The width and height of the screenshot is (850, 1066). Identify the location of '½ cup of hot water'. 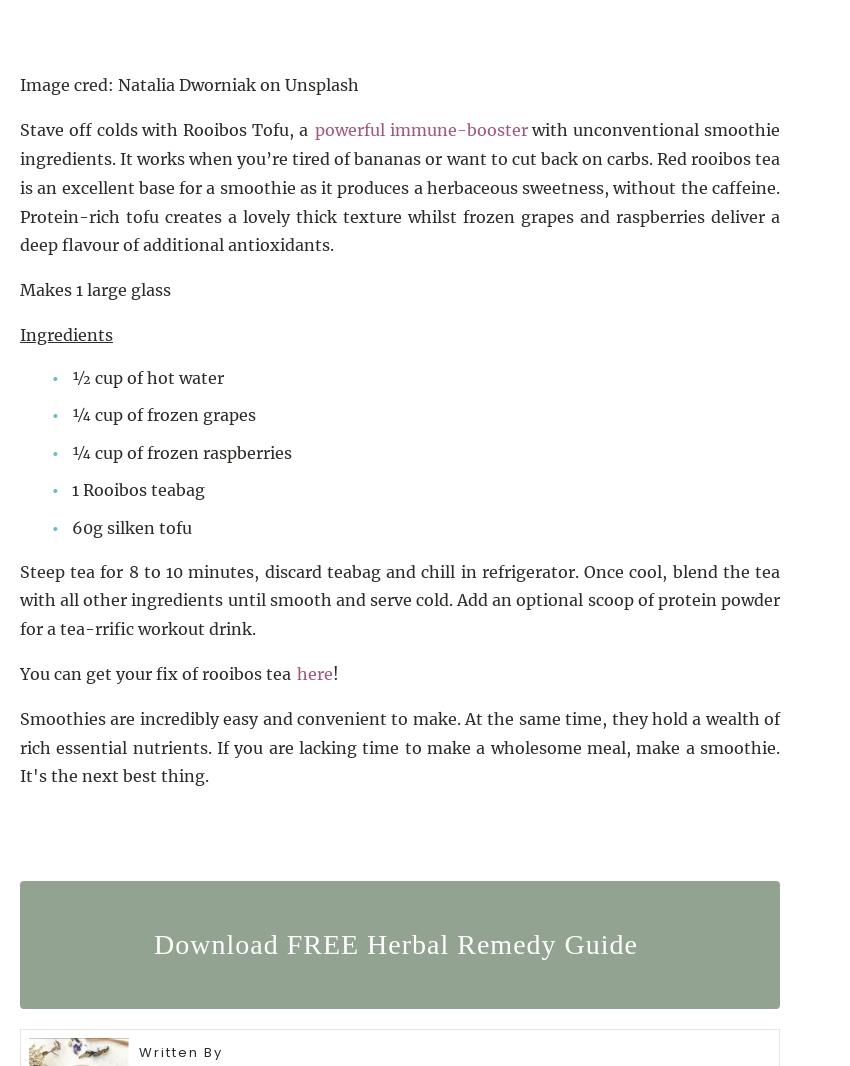
(147, 377).